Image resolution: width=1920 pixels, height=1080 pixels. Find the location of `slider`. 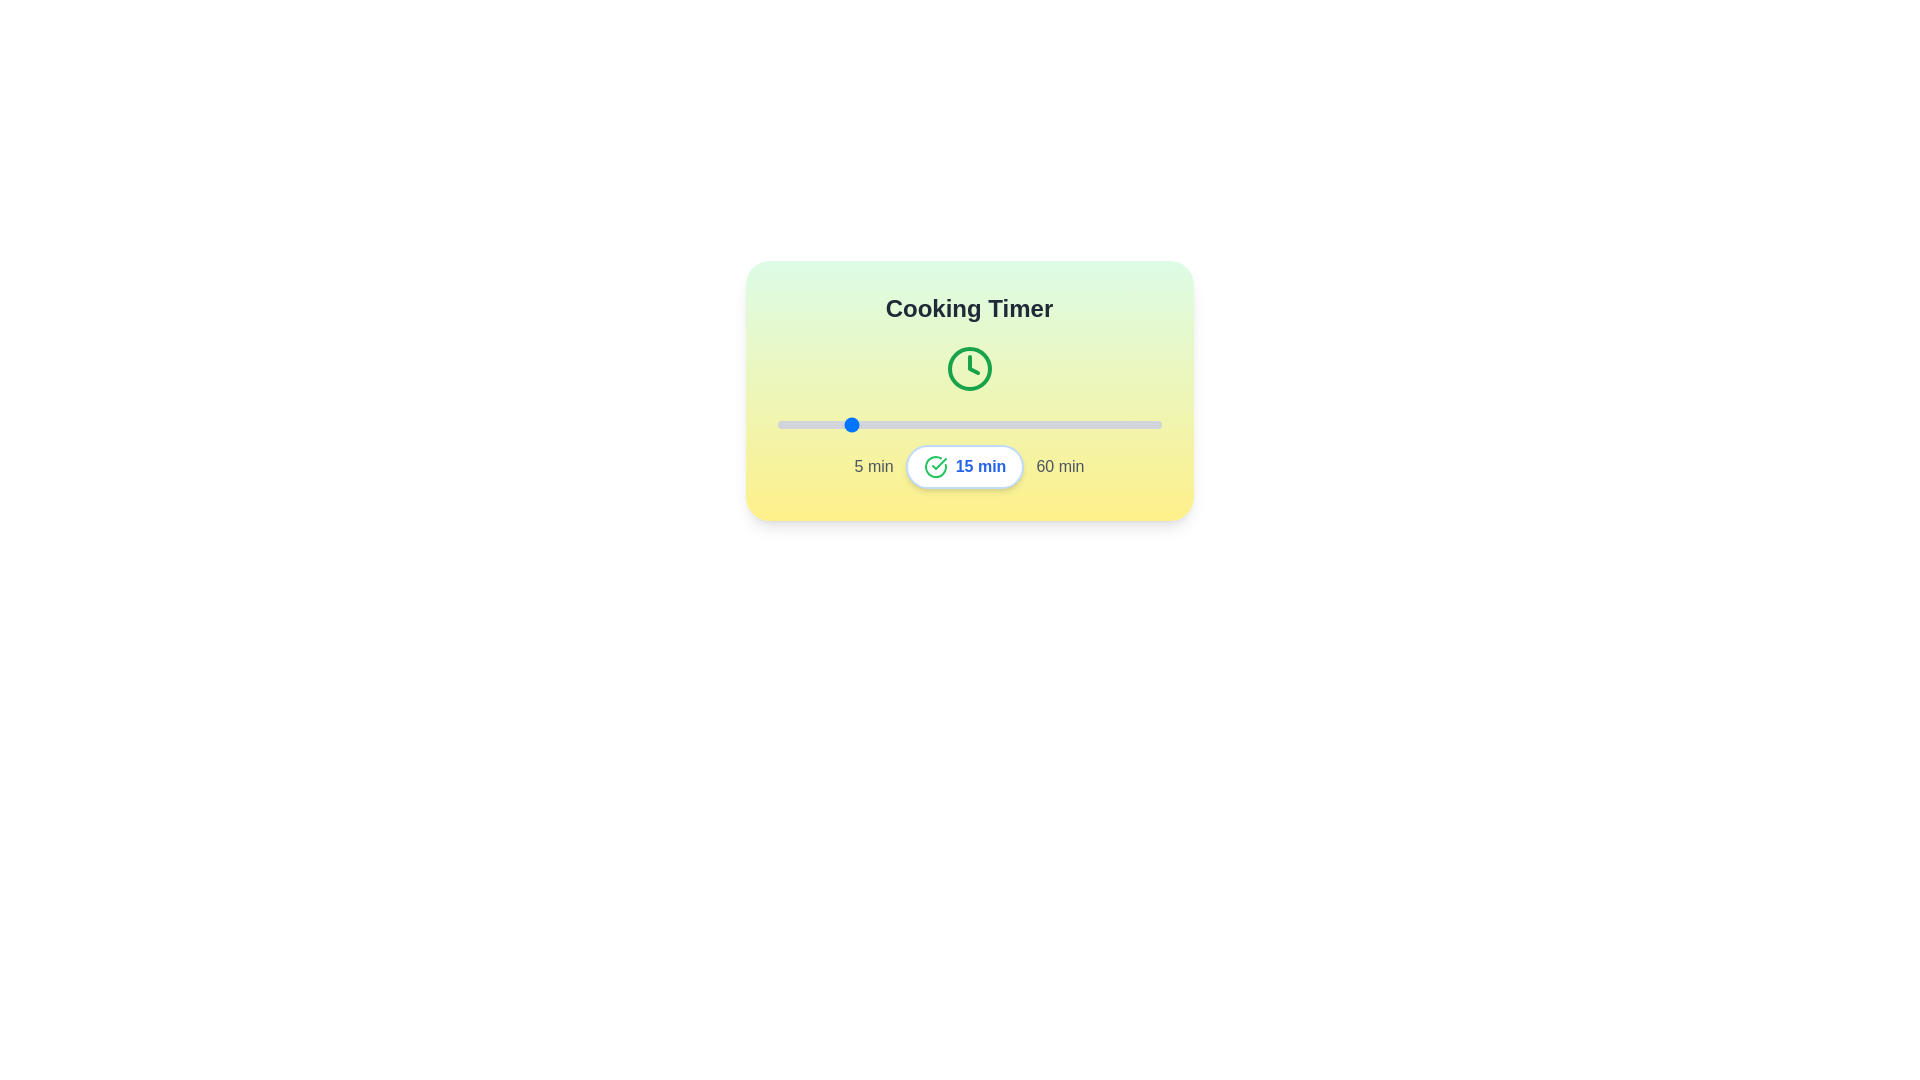

slider is located at coordinates (1090, 423).